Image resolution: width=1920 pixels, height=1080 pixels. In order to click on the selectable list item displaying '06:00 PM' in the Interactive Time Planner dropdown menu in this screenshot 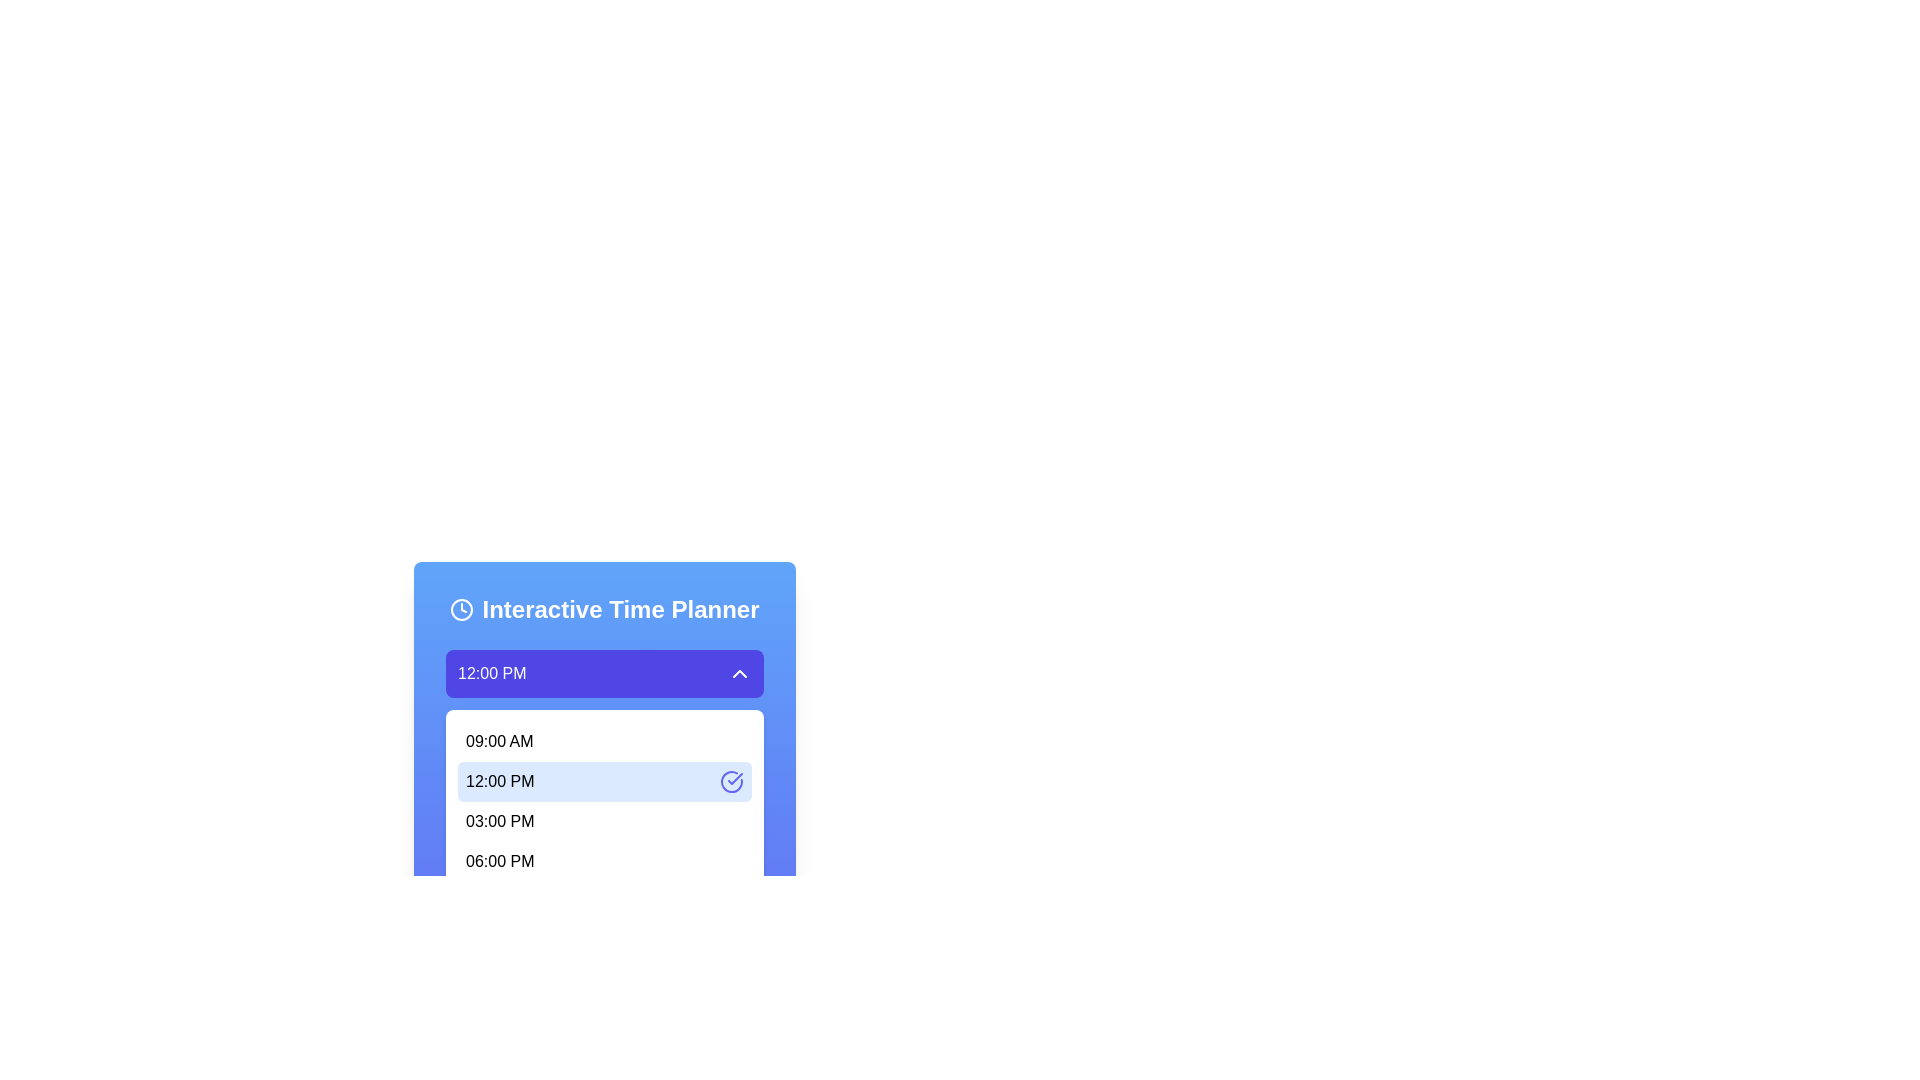, I will do `click(603, 860)`.